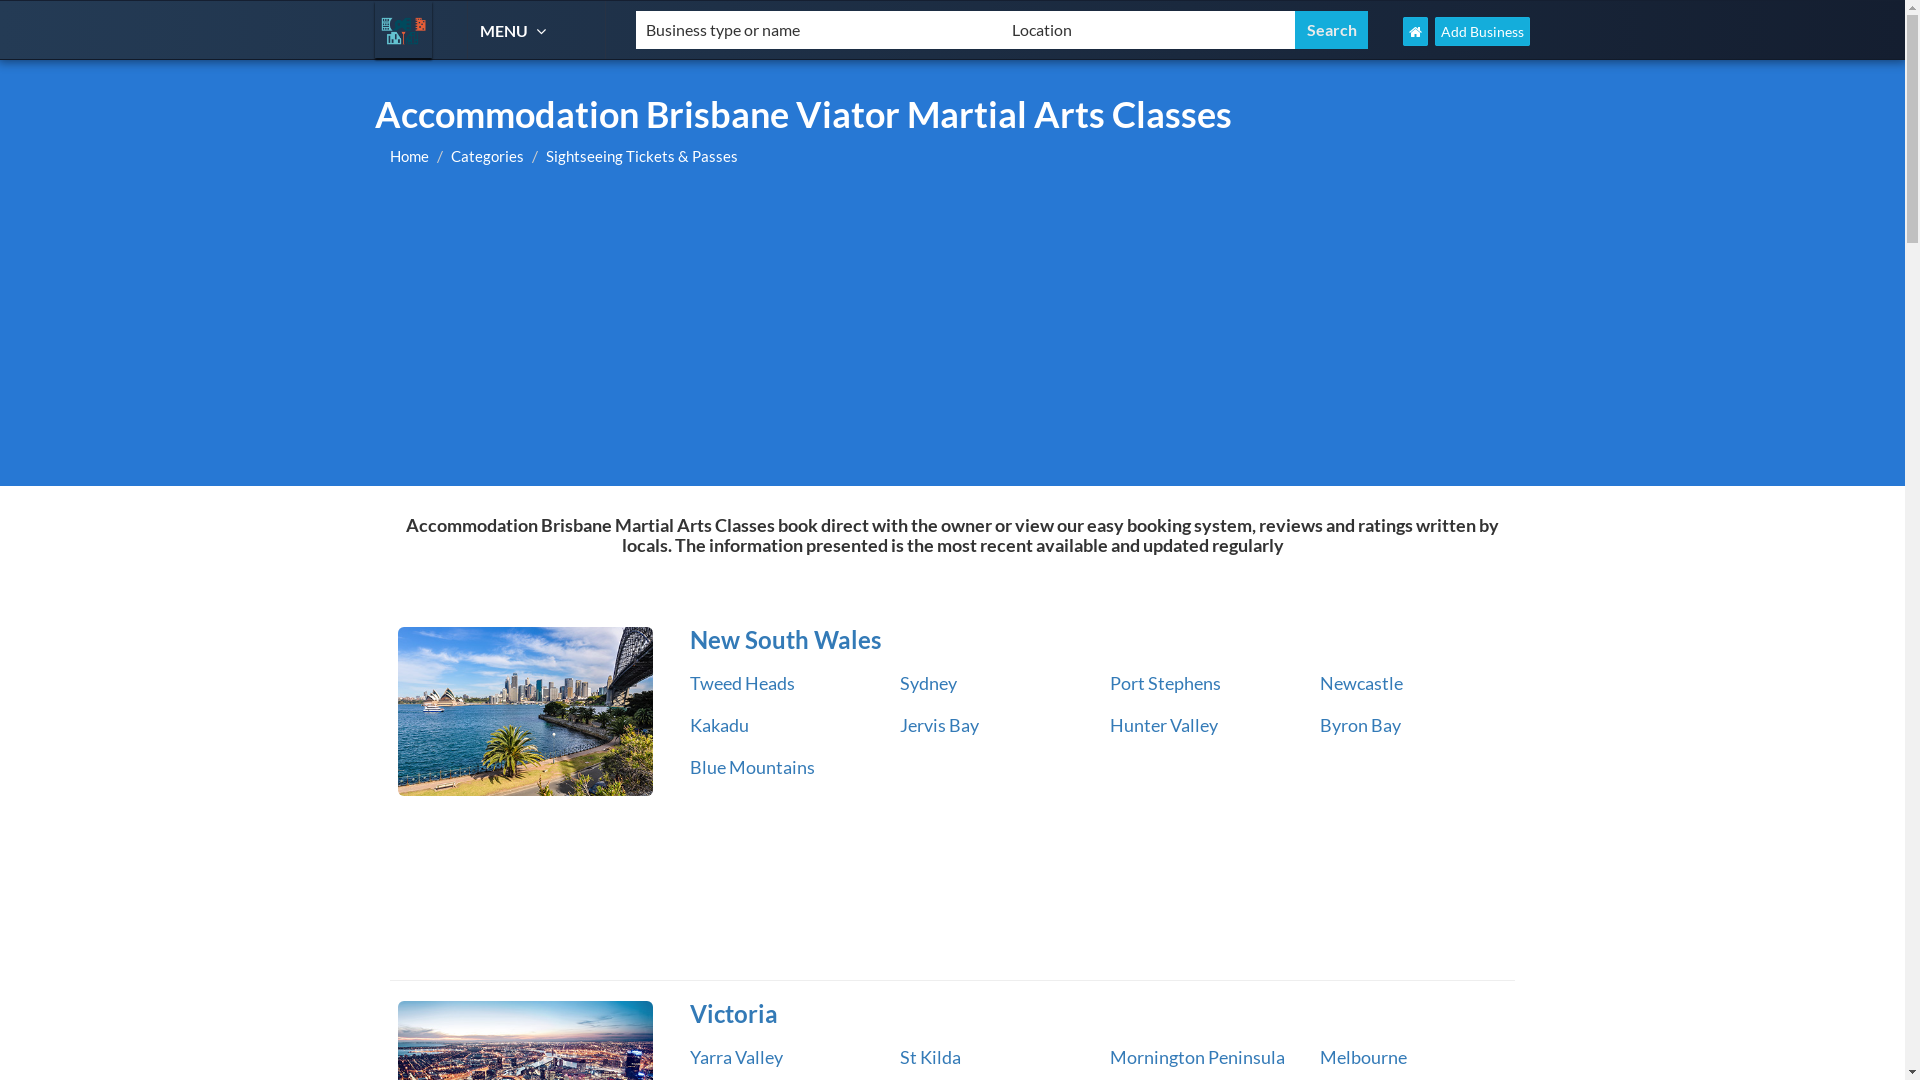 The image size is (1920, 1080). Describe the element at coordinates (1331, 30) in the screenshot. I see `'Search'` at that location.